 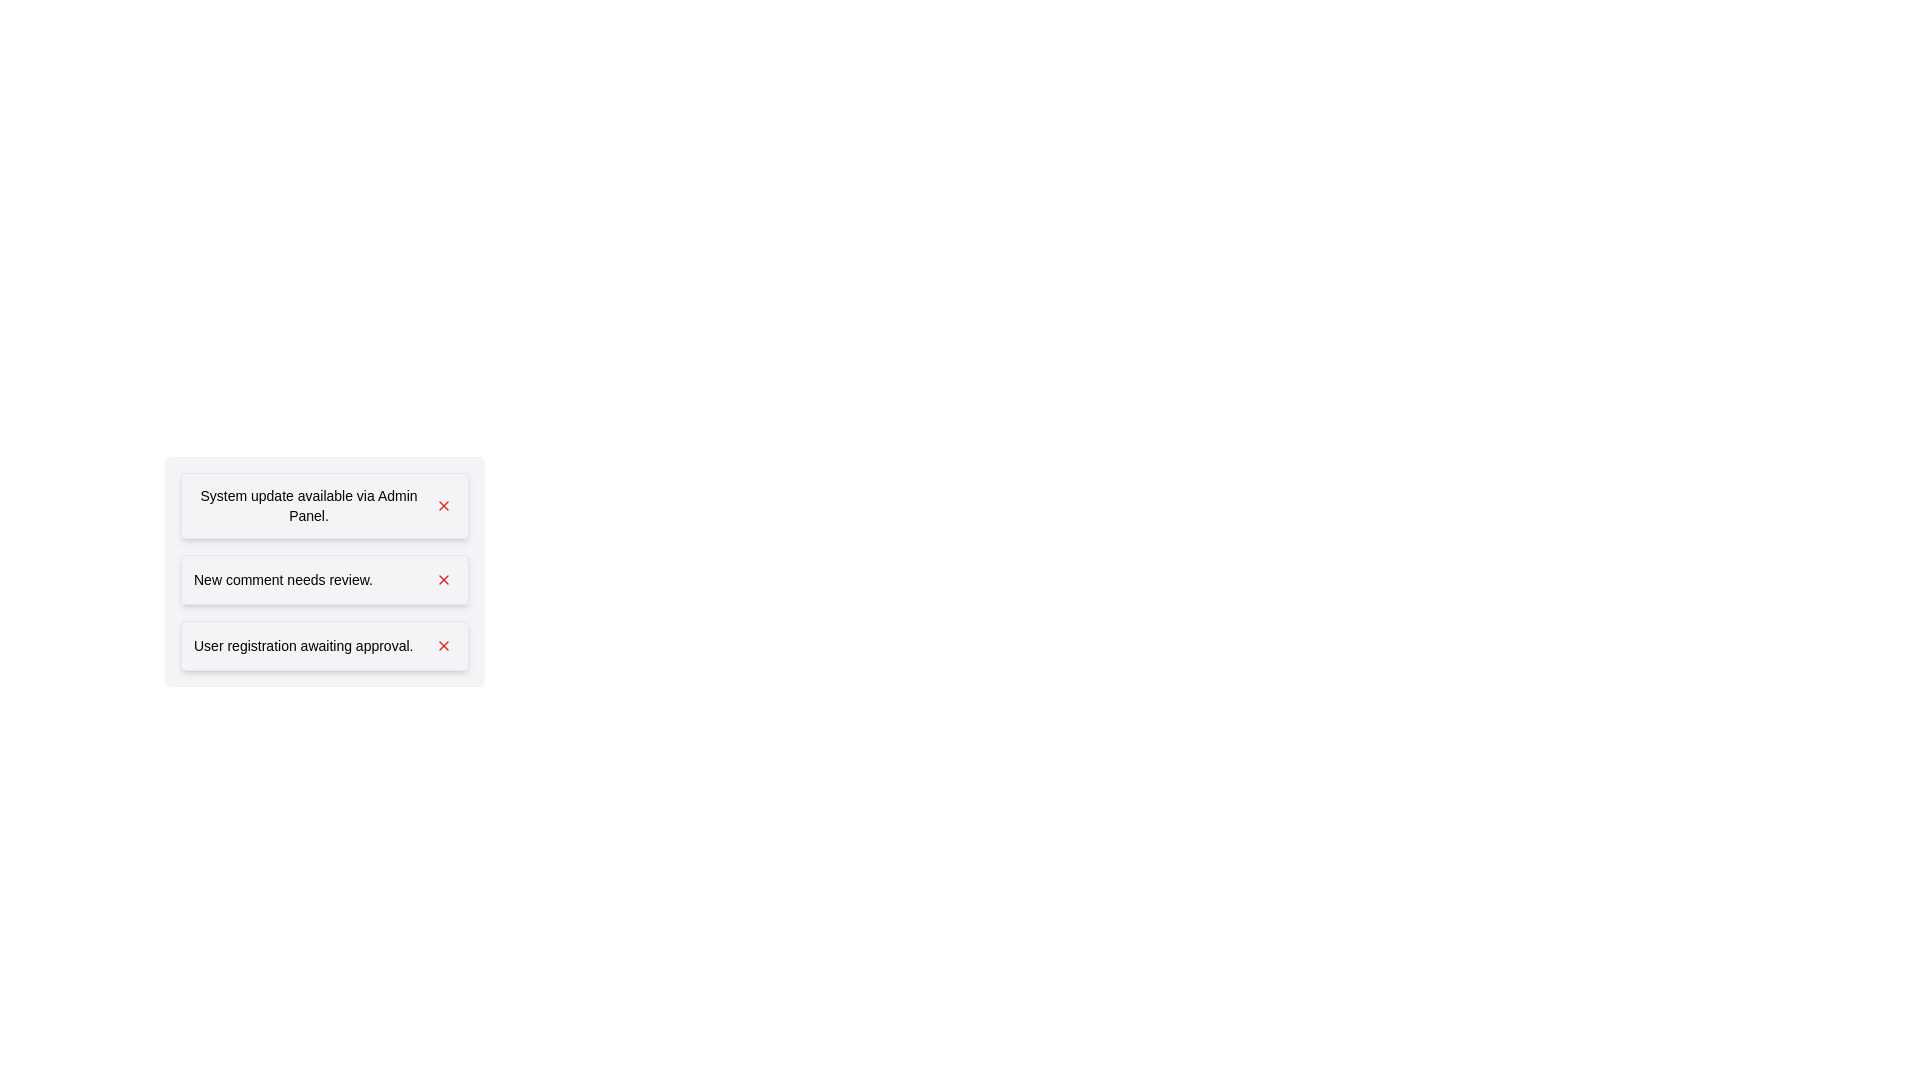 What do you see at coordinates (282, 579) in the screenshot?
I see `the notification label that indicates a new comment requiring review, which is the second item in a vertical stack of three notifications` at bounding box center [282, 579].